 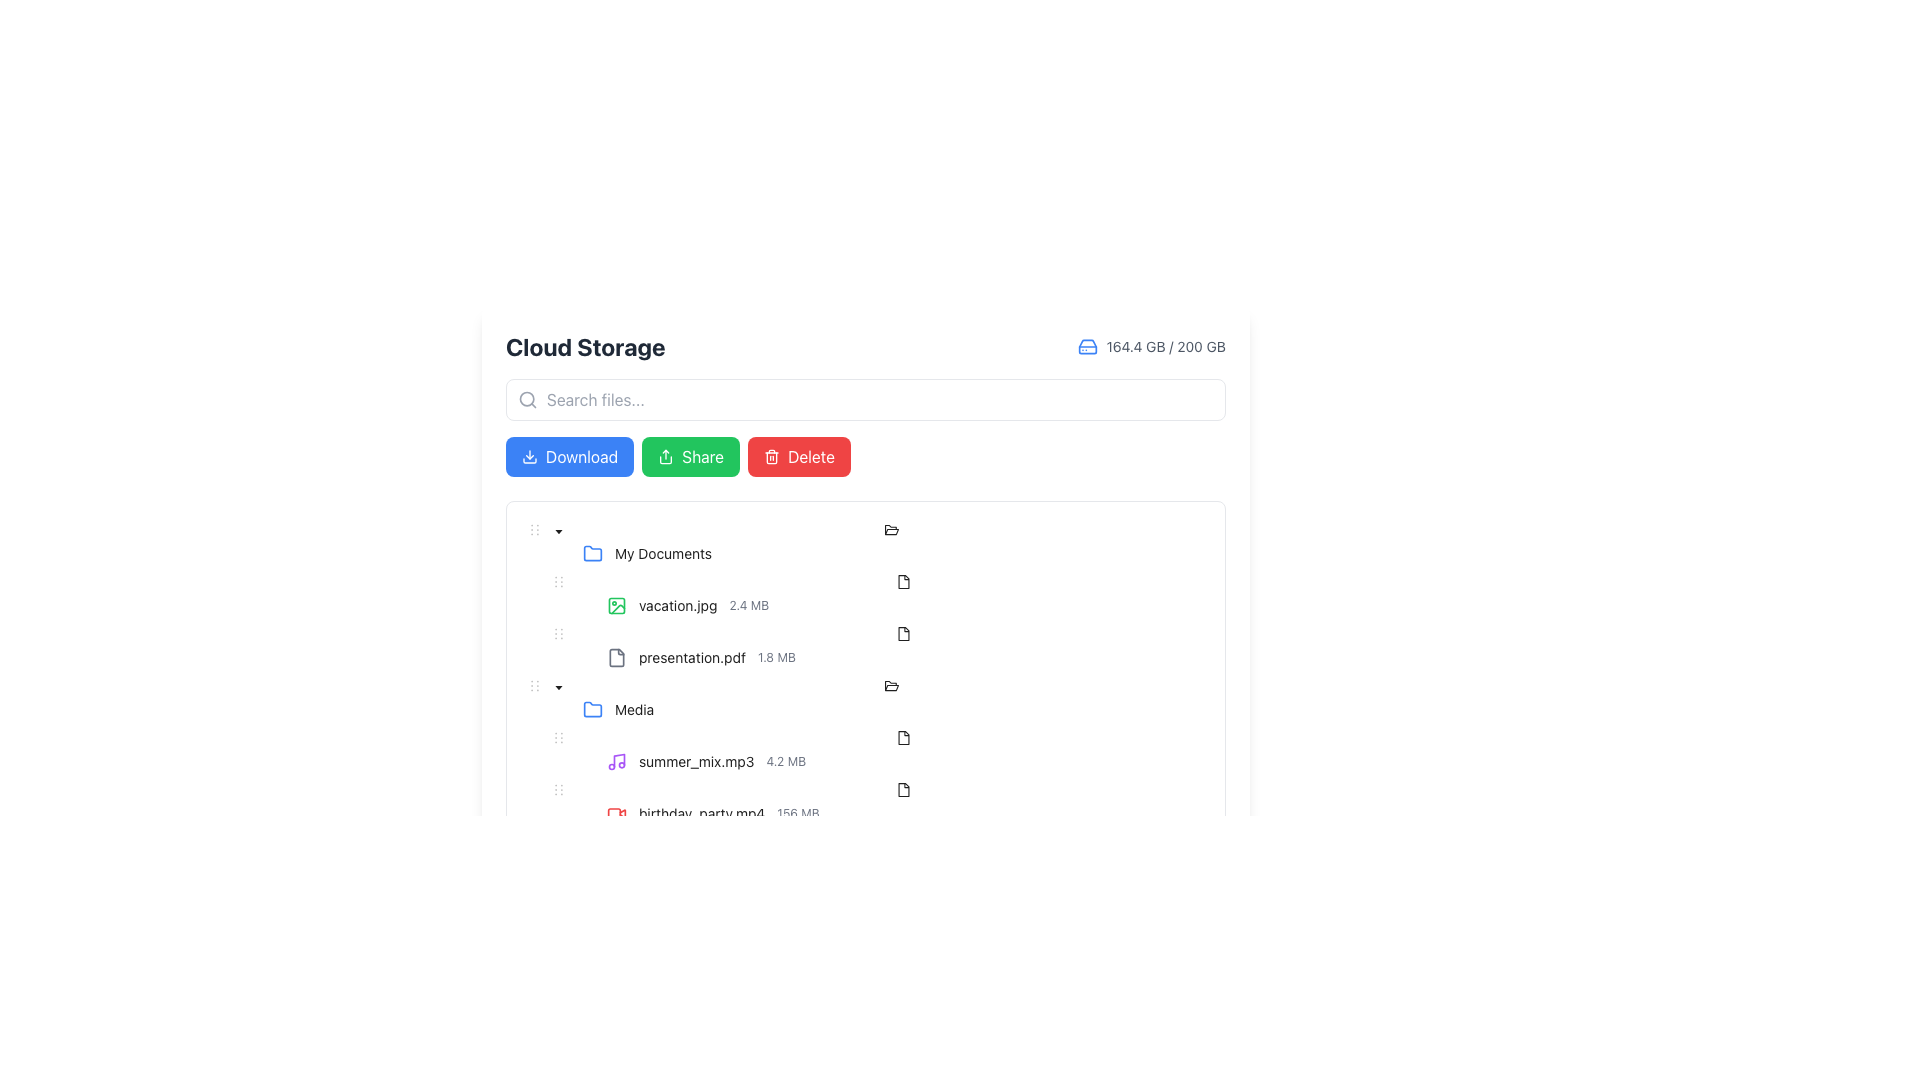 What do you see at coordinates (891, 527) in the screenshot?
I see `the open folder icon located before the label 'Media' in the file management interface` at bounding box center [891, 527].